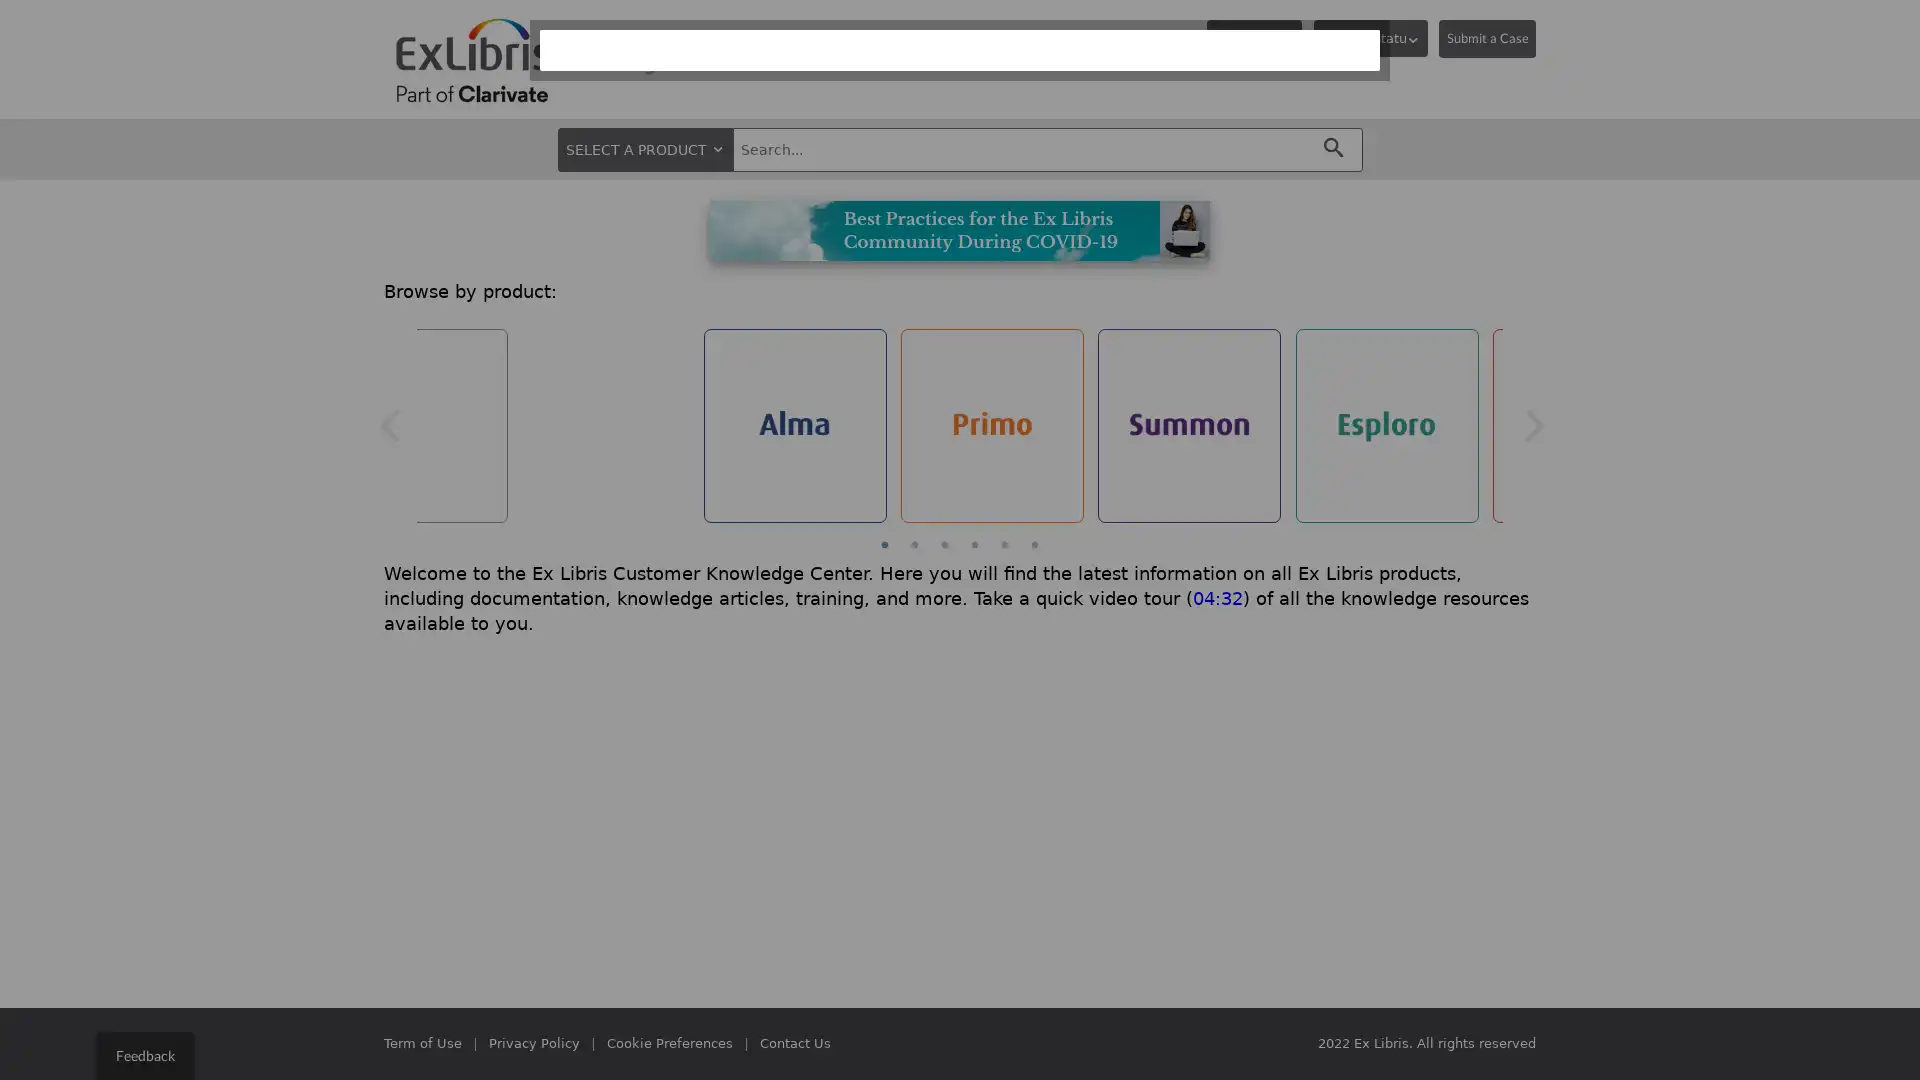 This screenshot has width=1920, height=1080. I want to click on 1, so click(883, 544).